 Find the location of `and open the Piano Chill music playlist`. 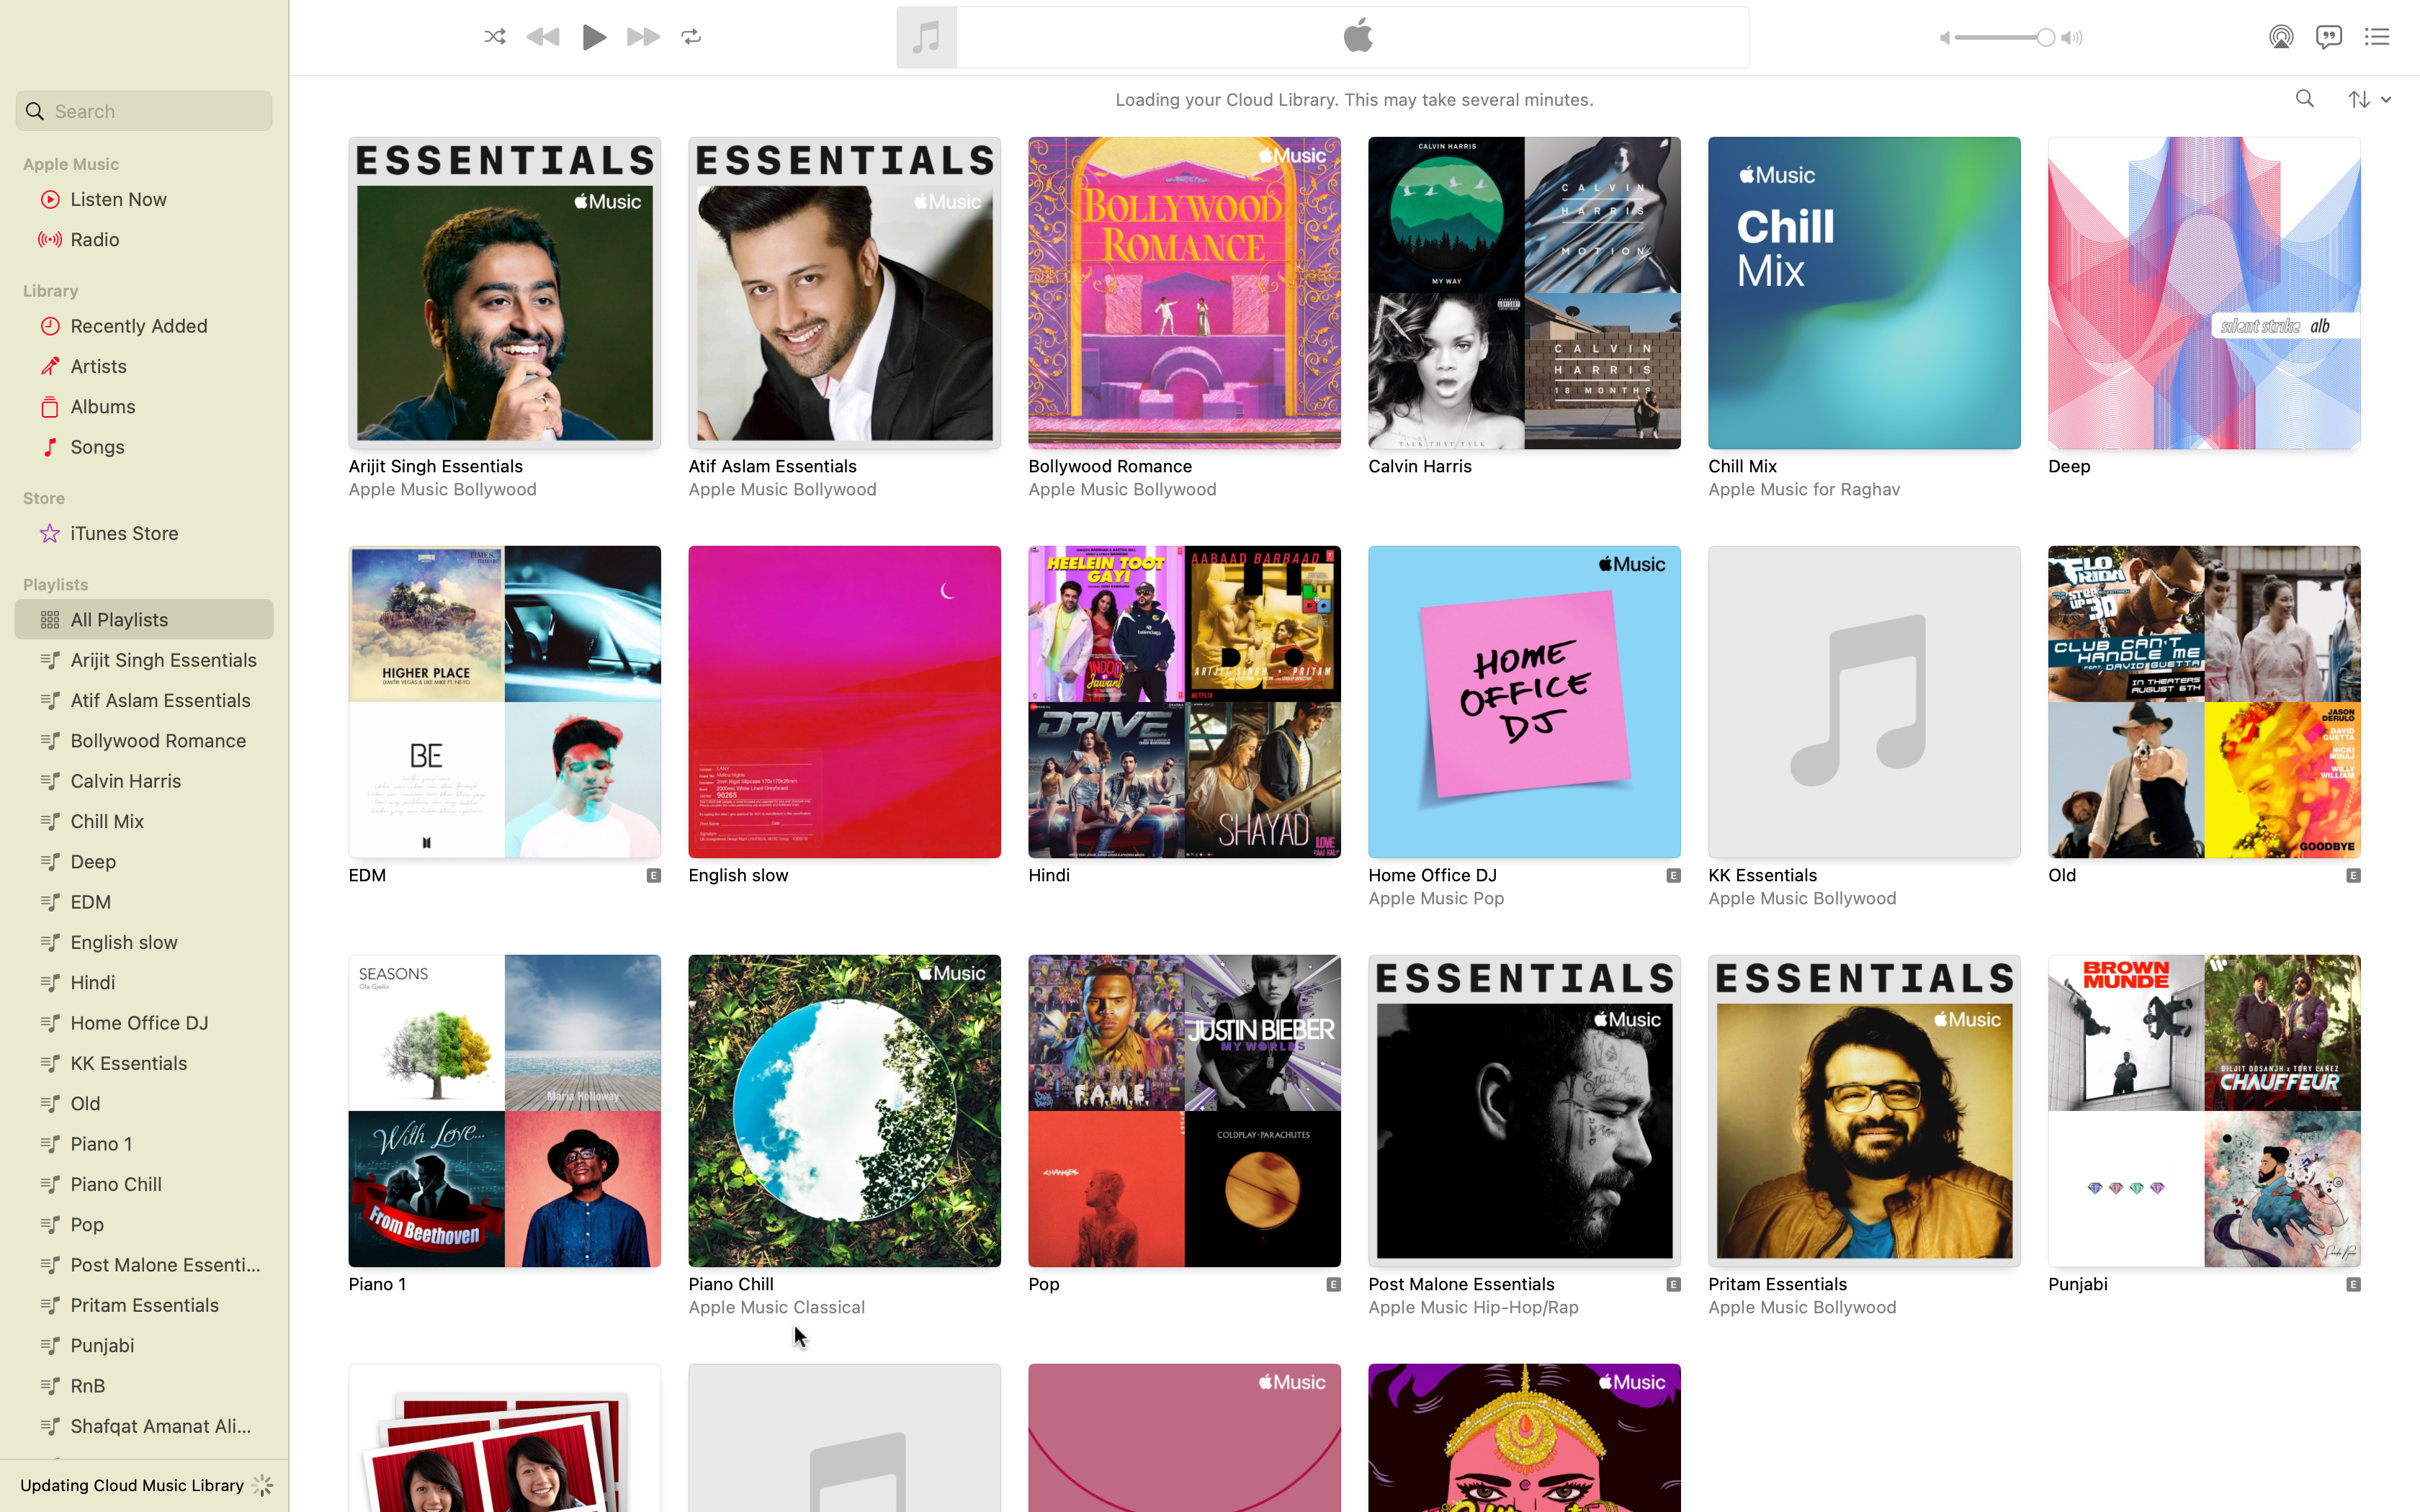

and open the Piano Chill music playlist is located at coordinates (847, 1140).